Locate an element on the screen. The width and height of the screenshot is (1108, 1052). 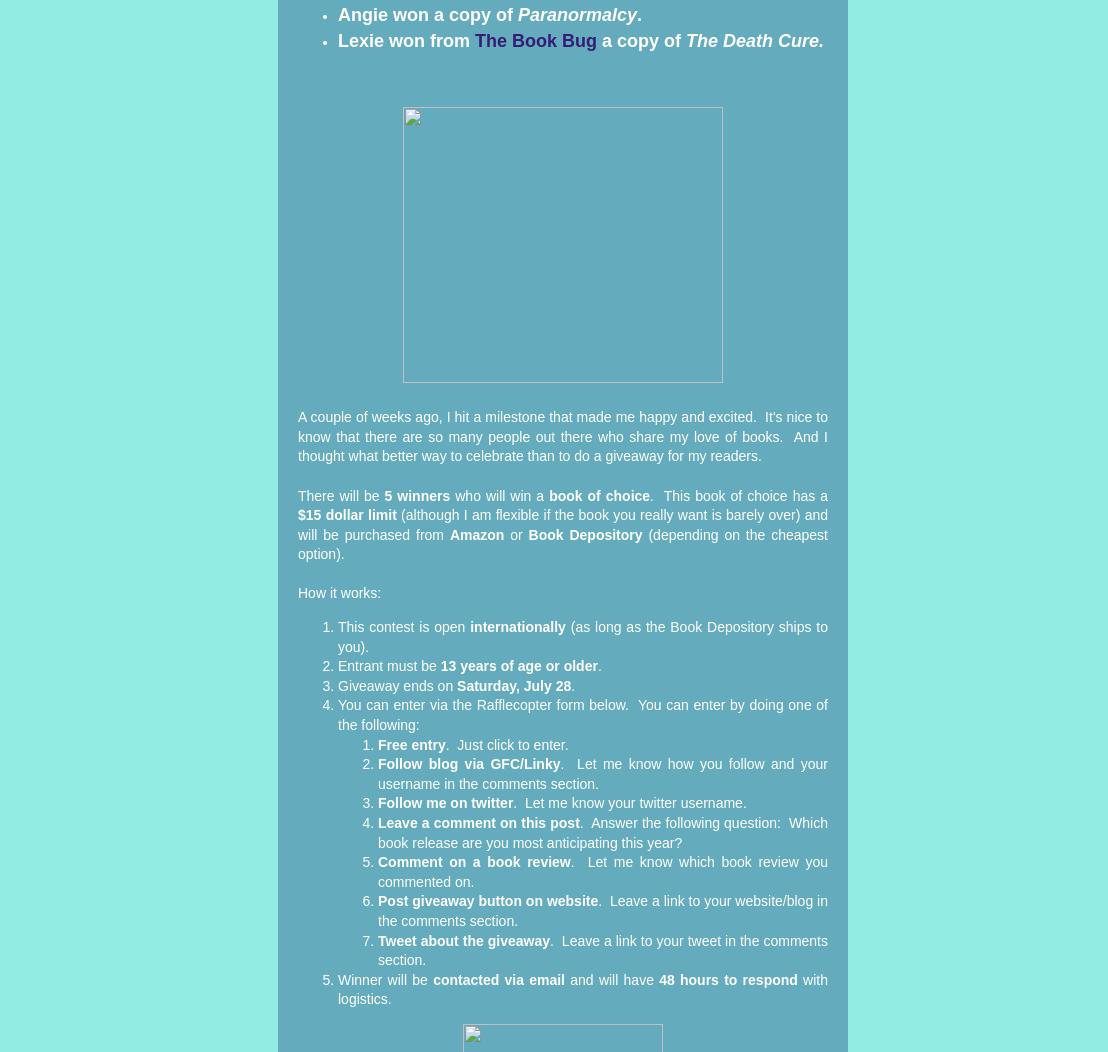
'Amazon' is located at coordinates (476, 533).